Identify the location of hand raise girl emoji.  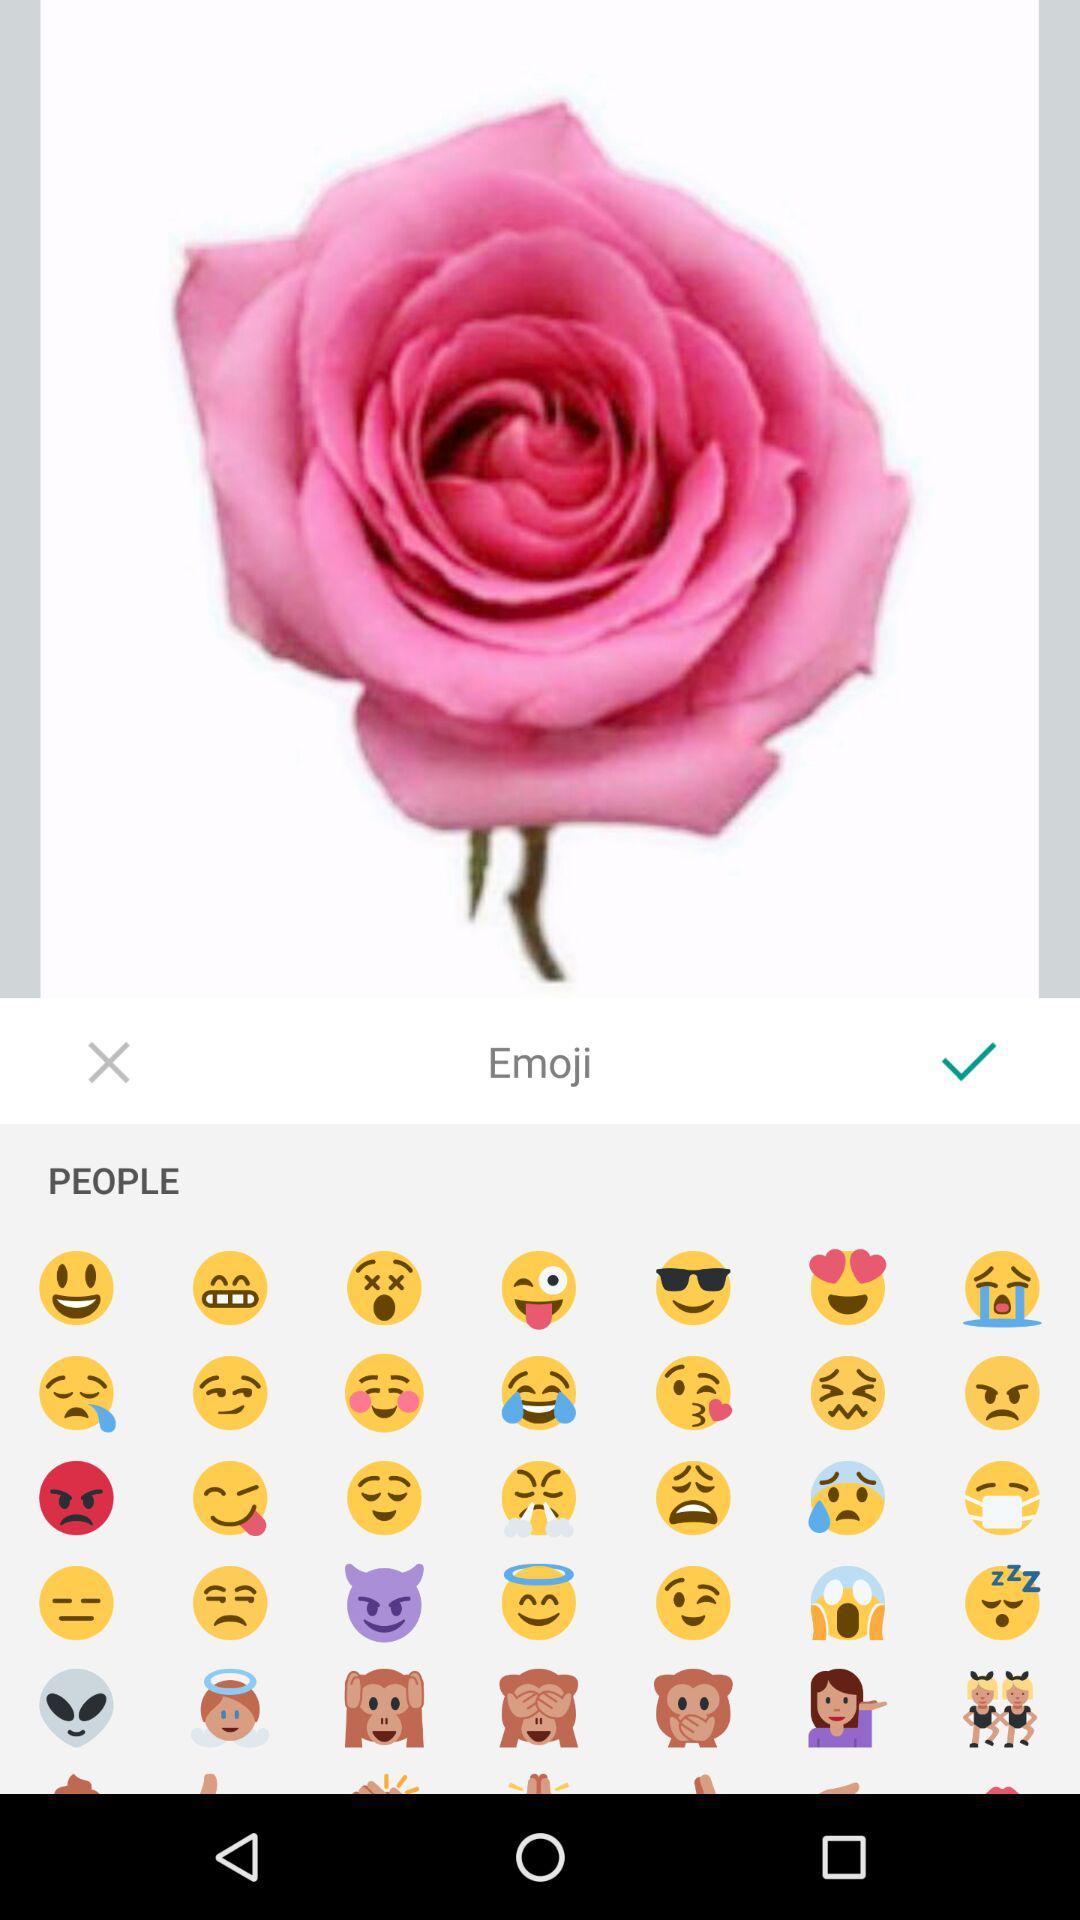
(848, 1707).